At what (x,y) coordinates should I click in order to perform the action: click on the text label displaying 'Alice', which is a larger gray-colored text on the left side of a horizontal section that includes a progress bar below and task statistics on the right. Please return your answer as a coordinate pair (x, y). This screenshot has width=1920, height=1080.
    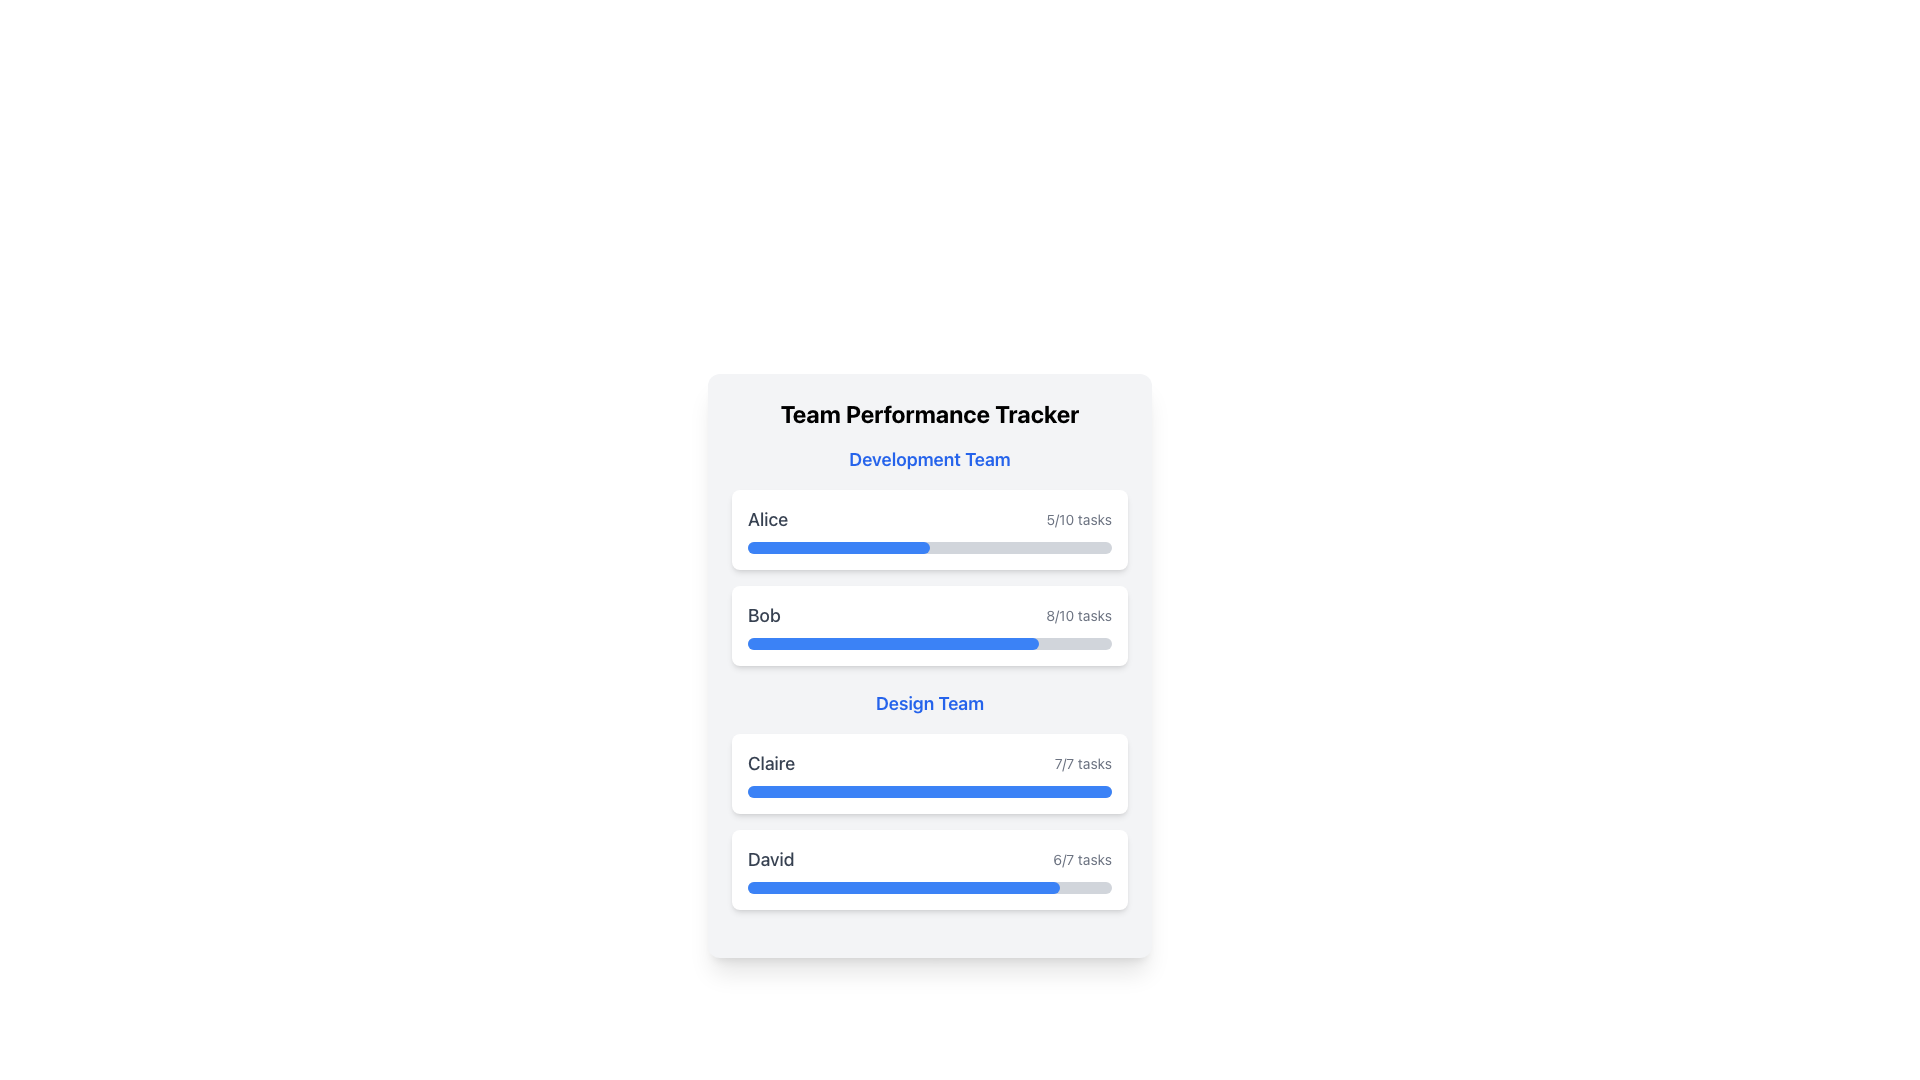
    Looking at the image, I should click on (767, 519).